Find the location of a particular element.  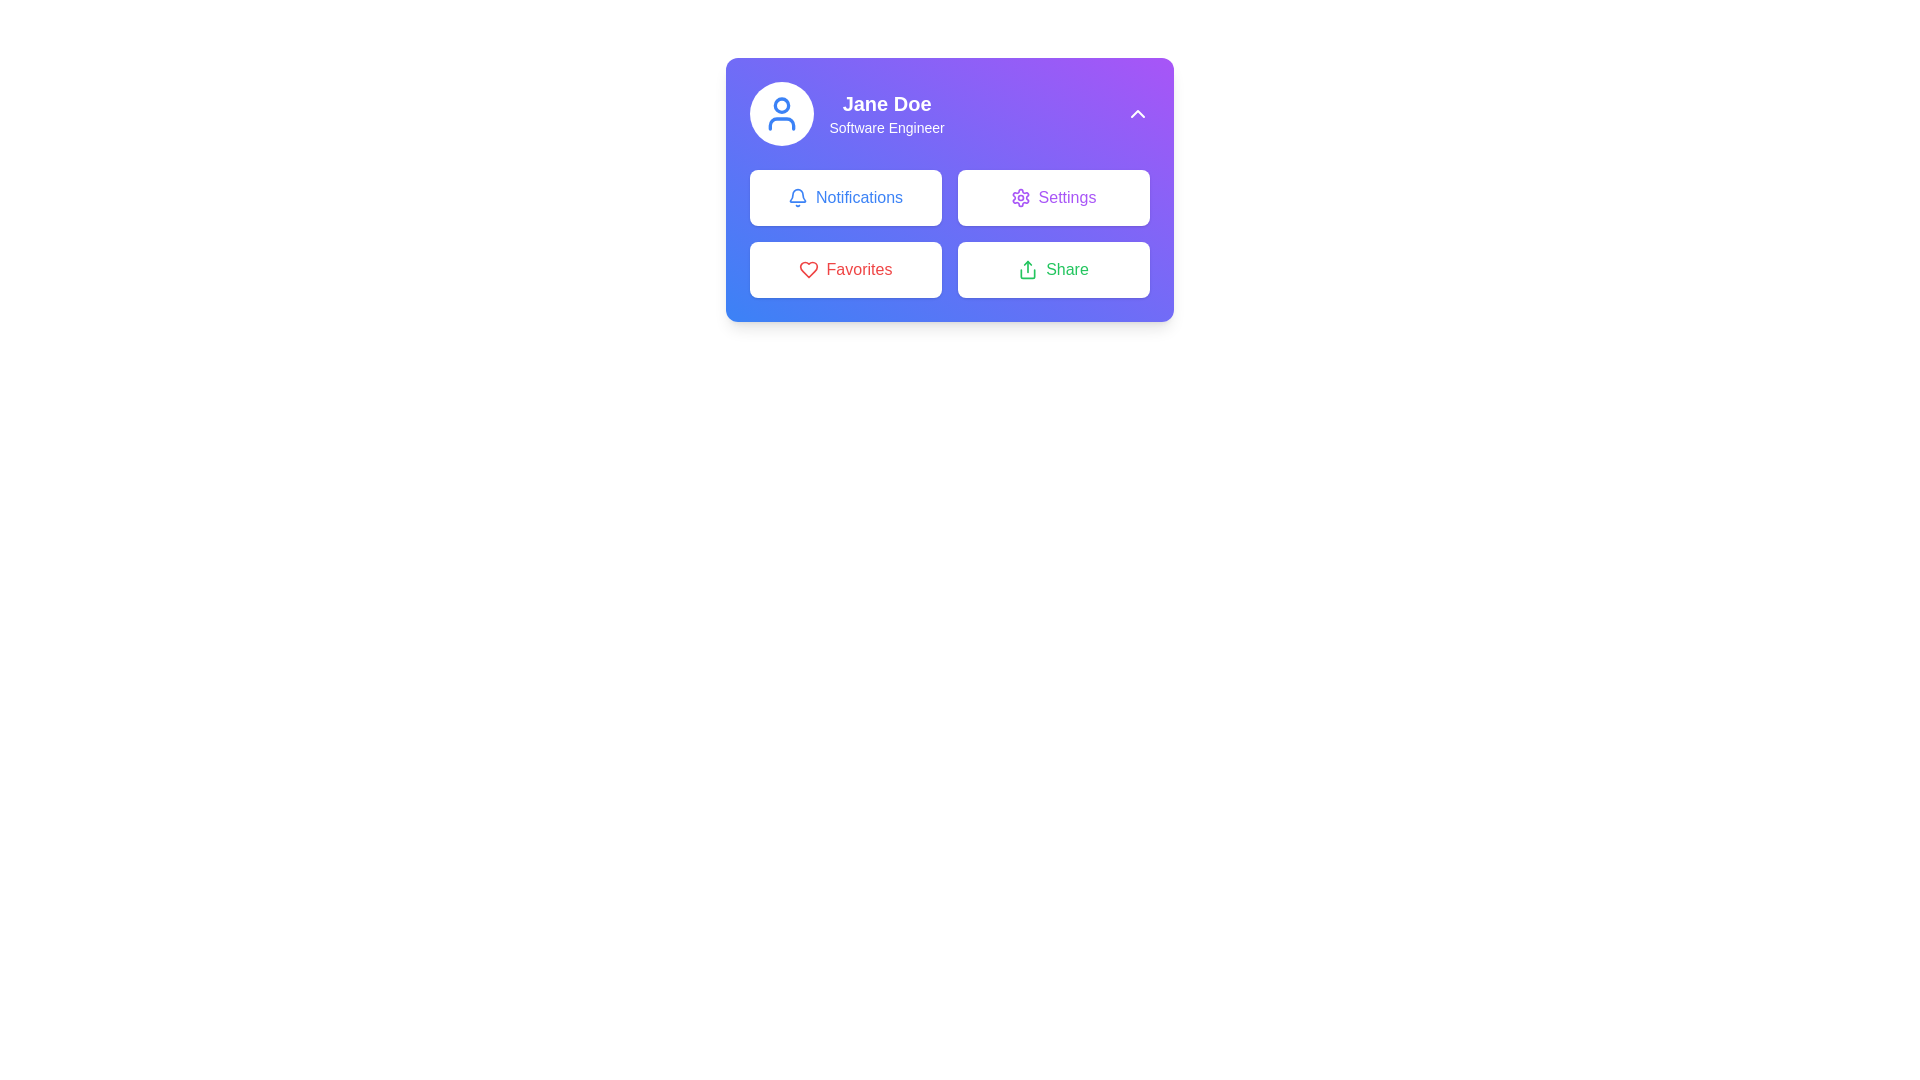

label inside the button that indicates the notifications functionality, which is the first button on the left in the top row of a grid-like grouping of four buttons is located at coordinates (859, 197).